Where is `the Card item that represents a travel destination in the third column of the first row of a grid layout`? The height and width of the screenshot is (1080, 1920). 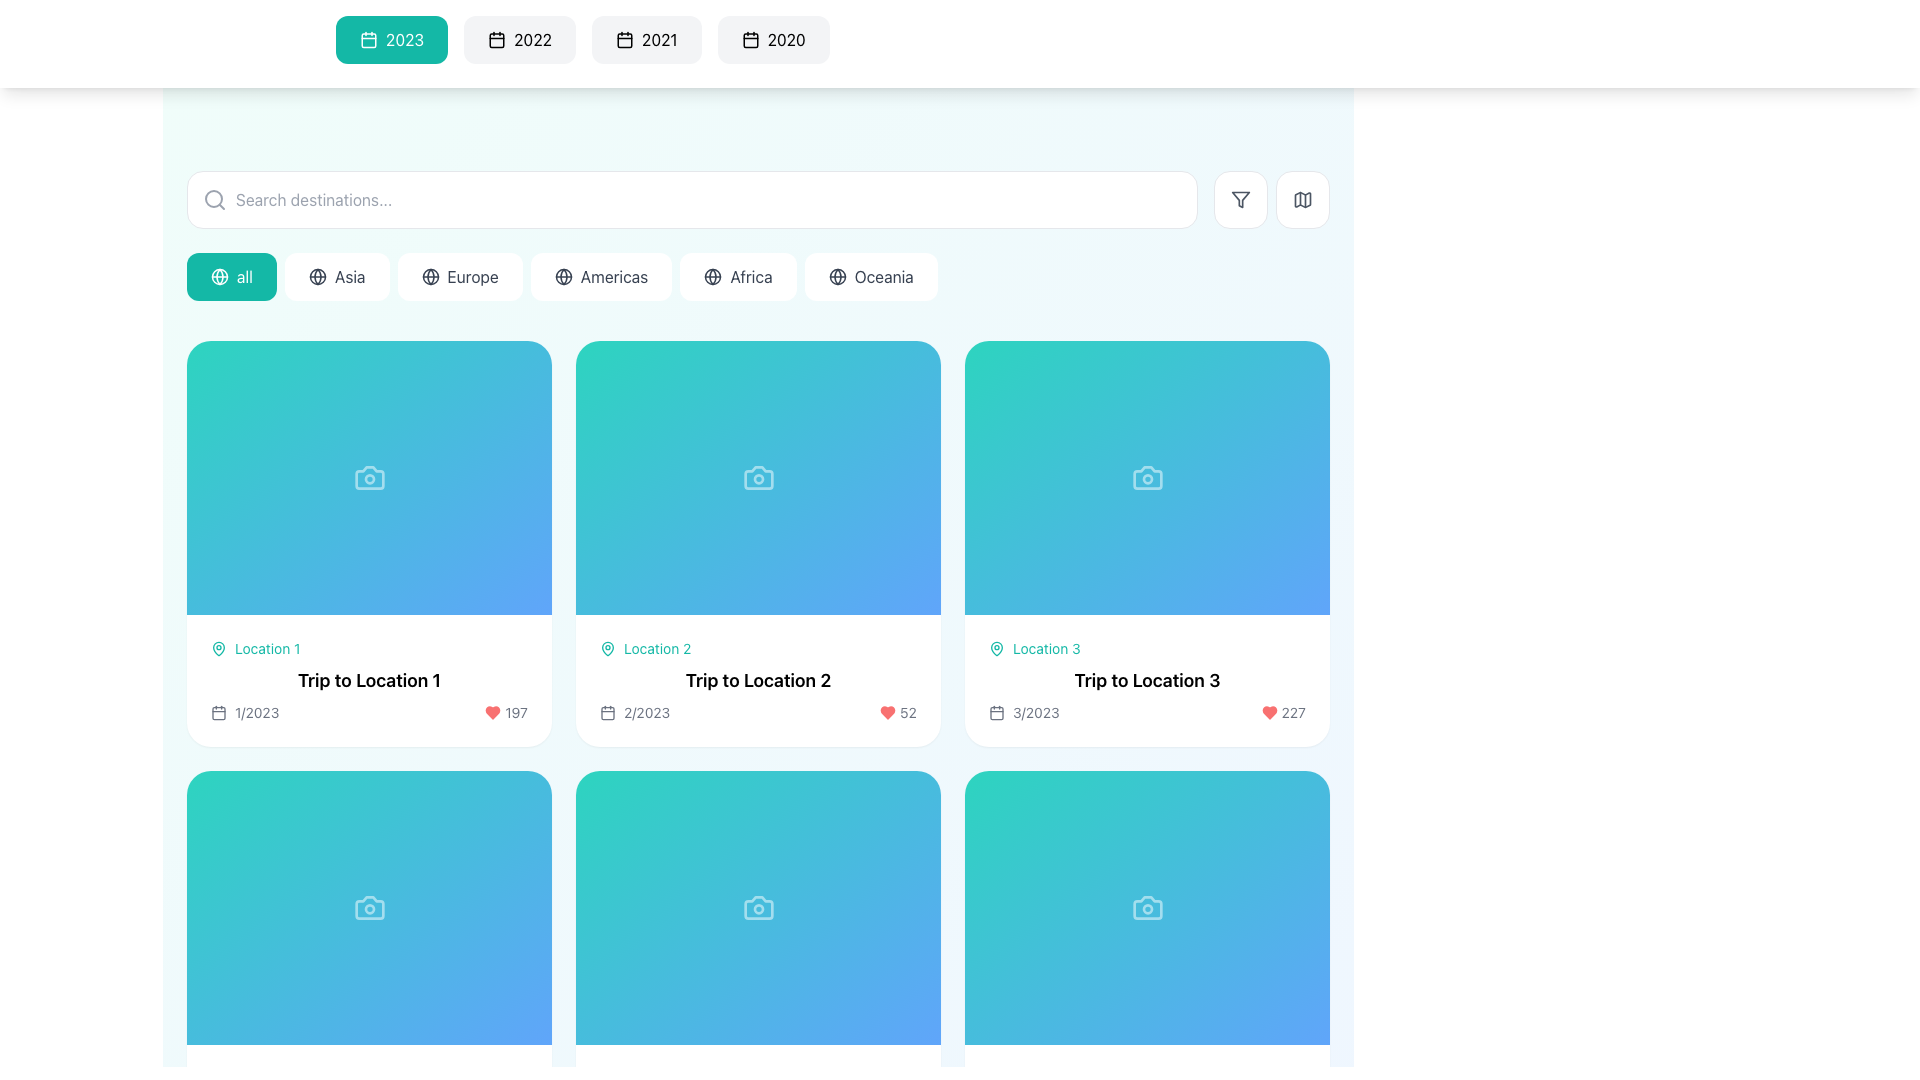
the Card item that represents a travel destination in the third column of the first row of a grid layout is located at coordinates (1147, 543).